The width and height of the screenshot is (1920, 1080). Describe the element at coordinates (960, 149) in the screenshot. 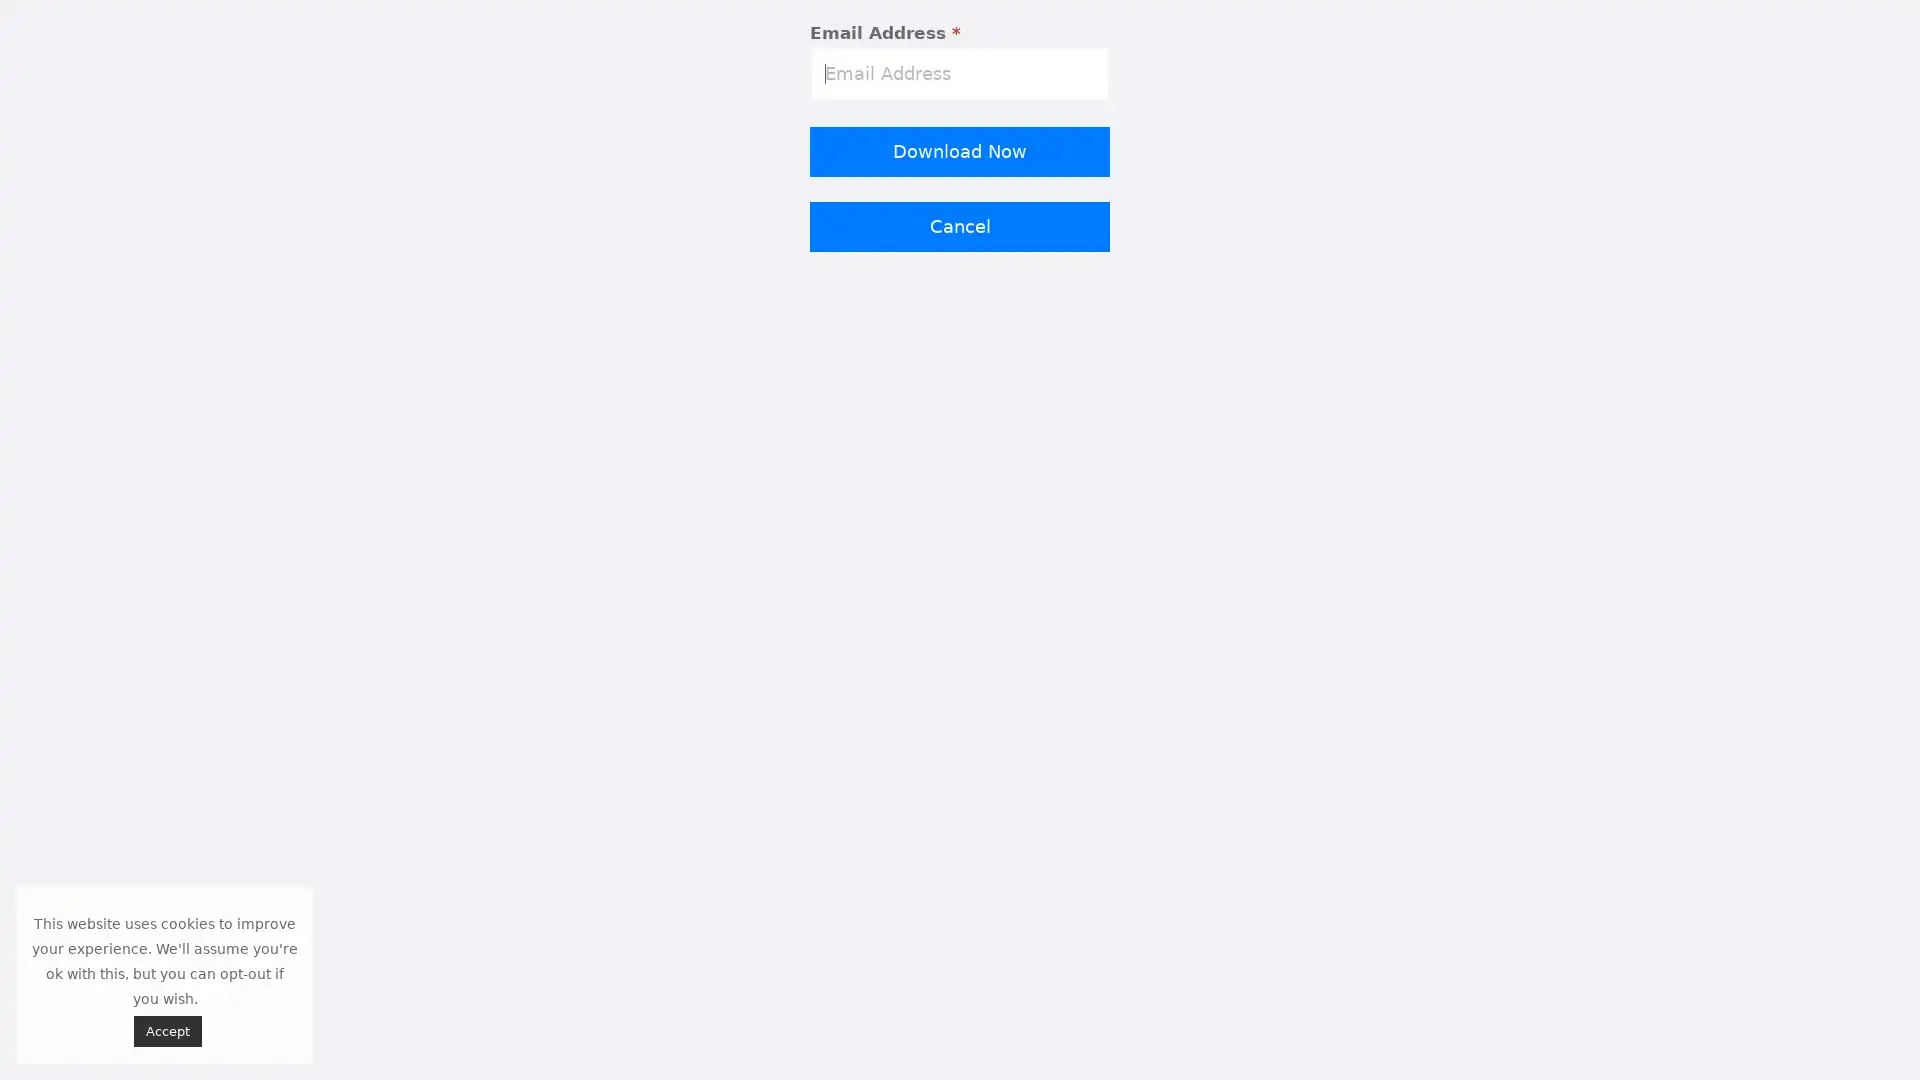

I see `Download Now` at that location.